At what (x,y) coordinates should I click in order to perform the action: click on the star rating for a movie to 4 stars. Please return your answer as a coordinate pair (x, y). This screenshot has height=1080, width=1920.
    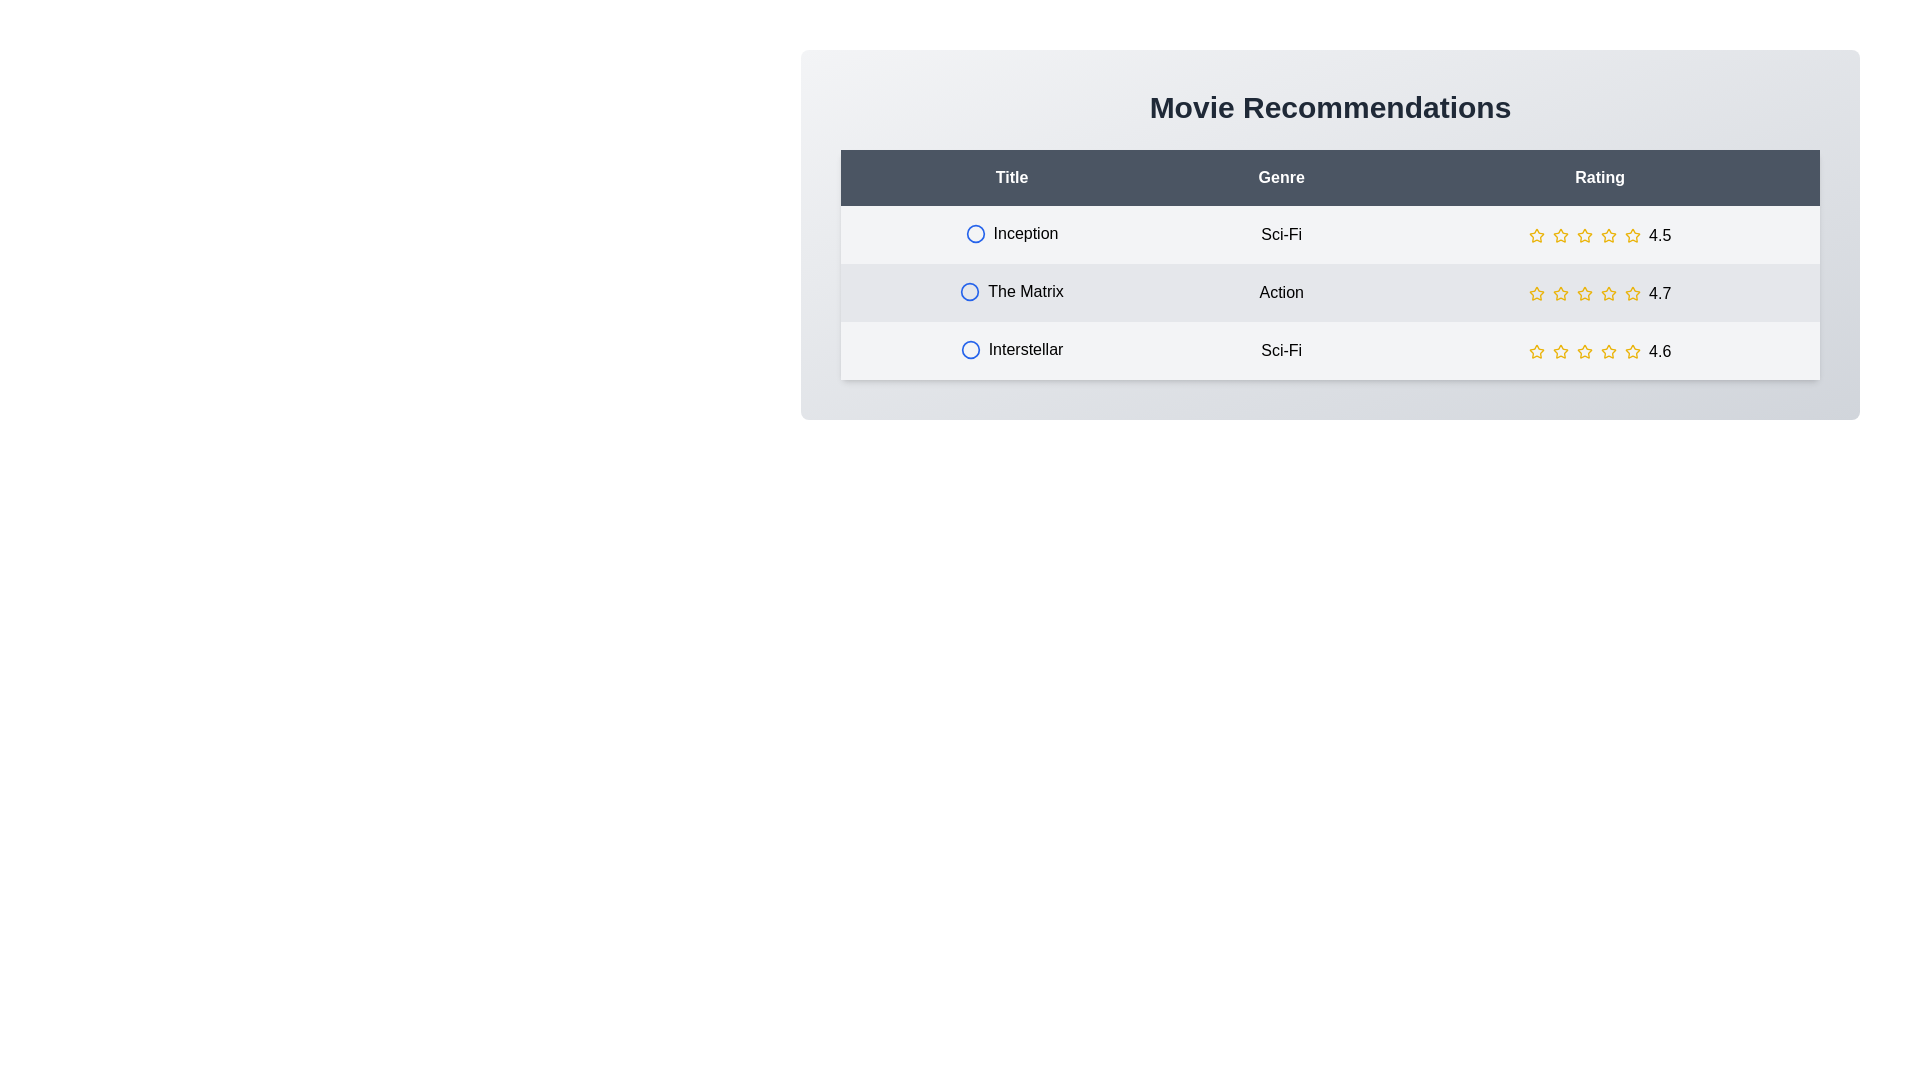
    Looking at the image, I should click on (1608, 234).